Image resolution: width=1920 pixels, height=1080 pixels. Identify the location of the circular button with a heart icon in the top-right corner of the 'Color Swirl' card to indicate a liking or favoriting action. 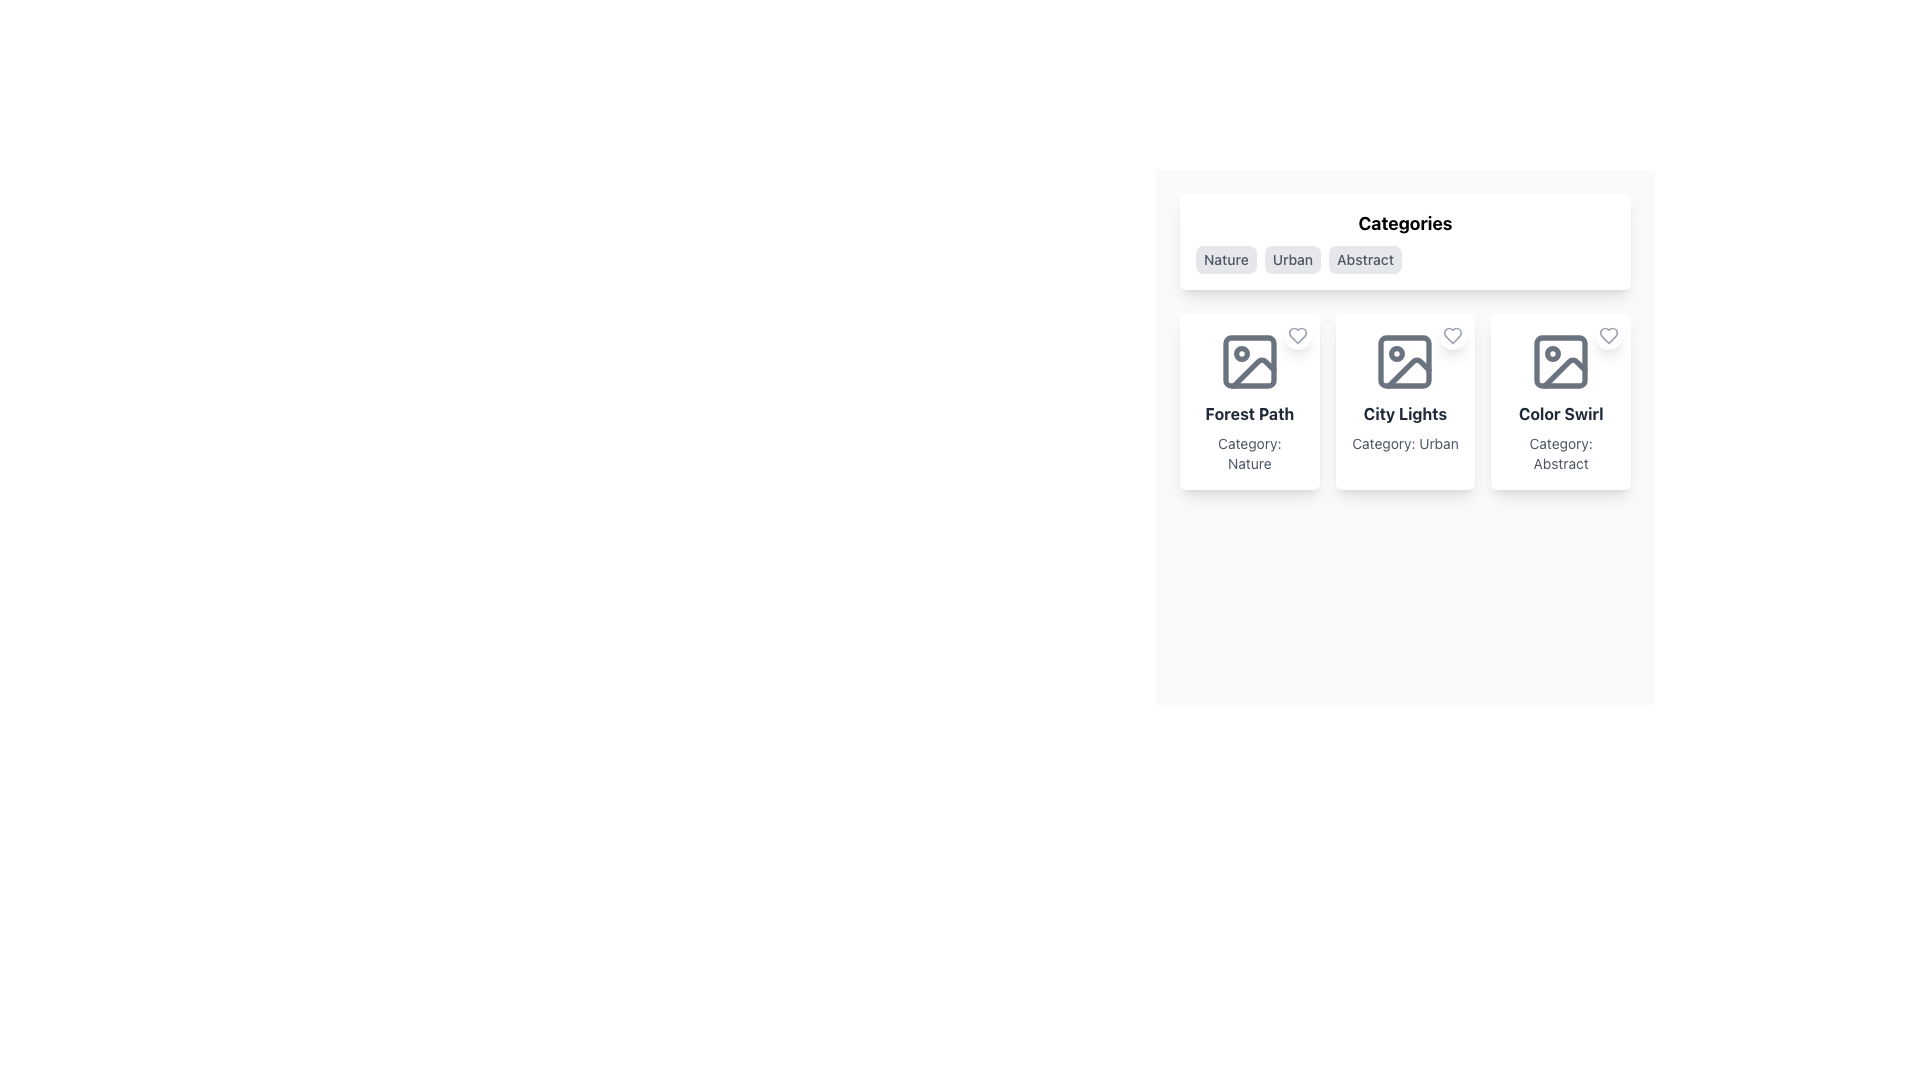
(1608, 334).